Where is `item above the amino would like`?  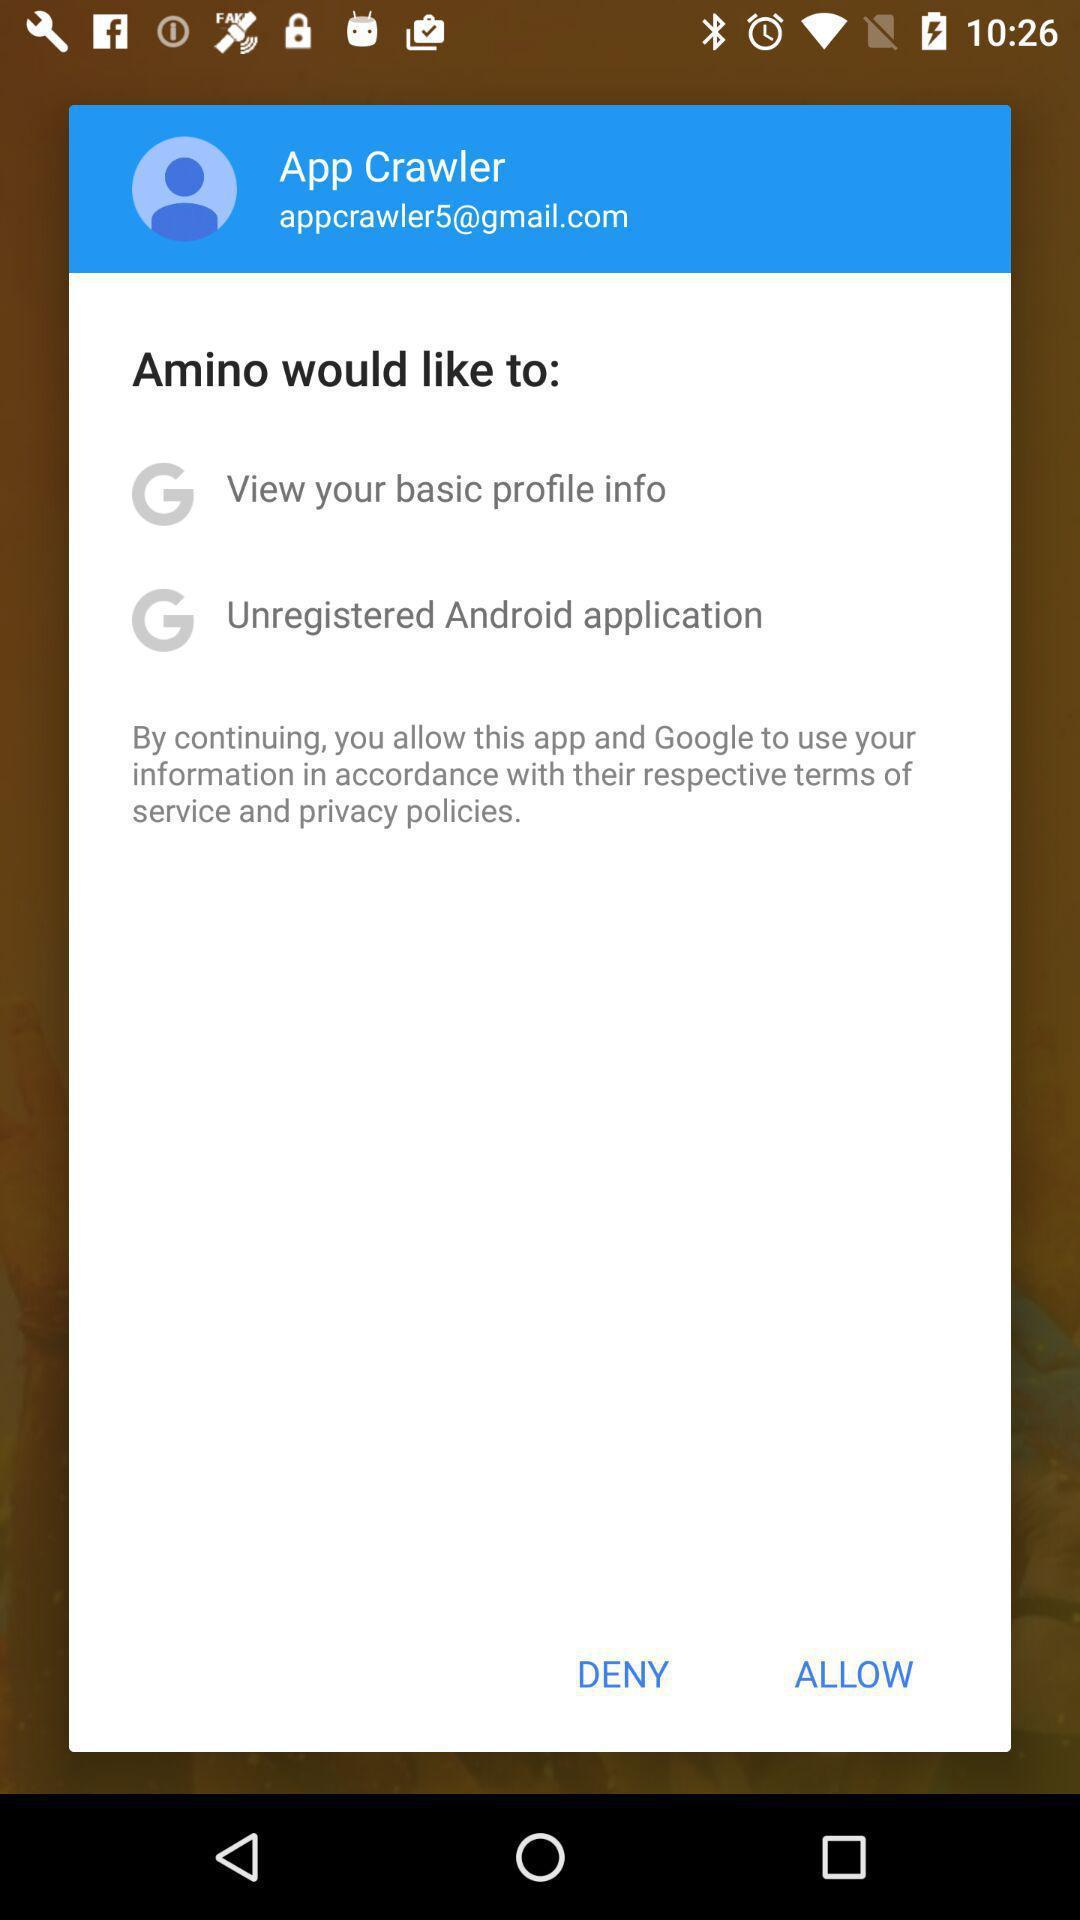 item above the amino would like is located at coordinates (184, 188).